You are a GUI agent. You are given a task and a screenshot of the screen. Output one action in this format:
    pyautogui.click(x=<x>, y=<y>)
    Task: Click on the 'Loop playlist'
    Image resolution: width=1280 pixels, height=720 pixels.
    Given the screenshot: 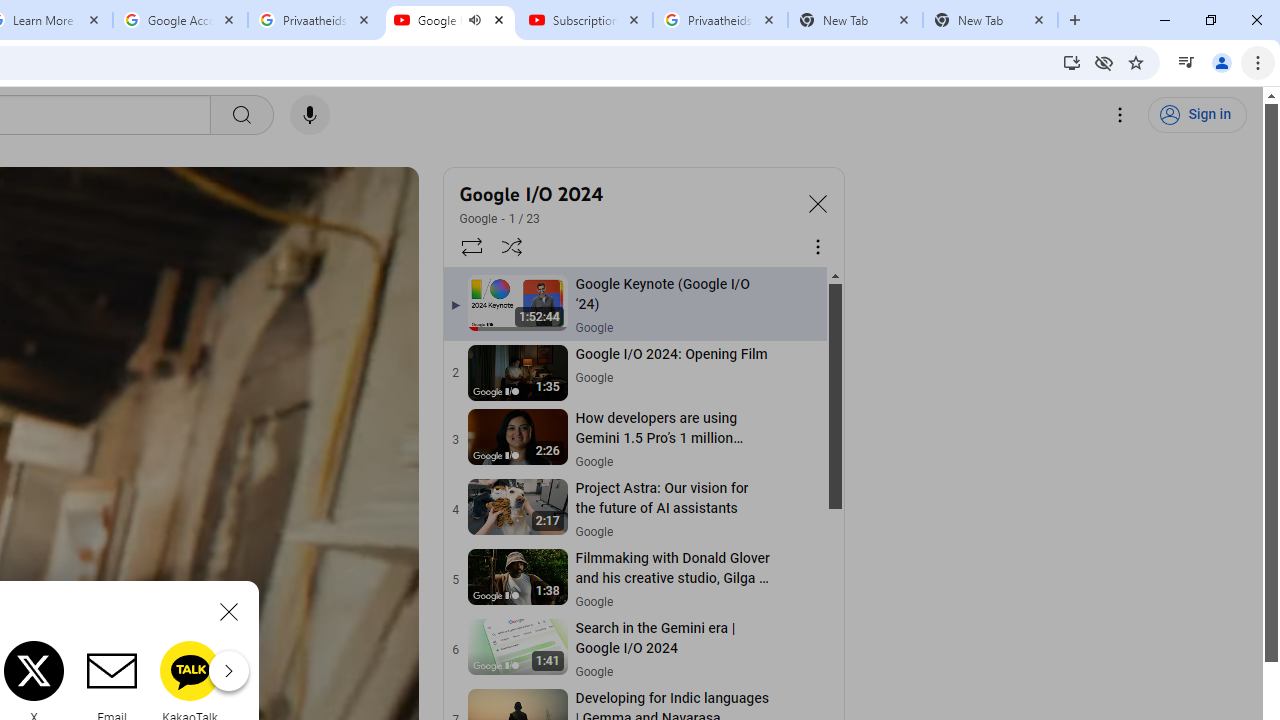 What is the action you would take?
    pyautogui.click(x=470, y=245)
    